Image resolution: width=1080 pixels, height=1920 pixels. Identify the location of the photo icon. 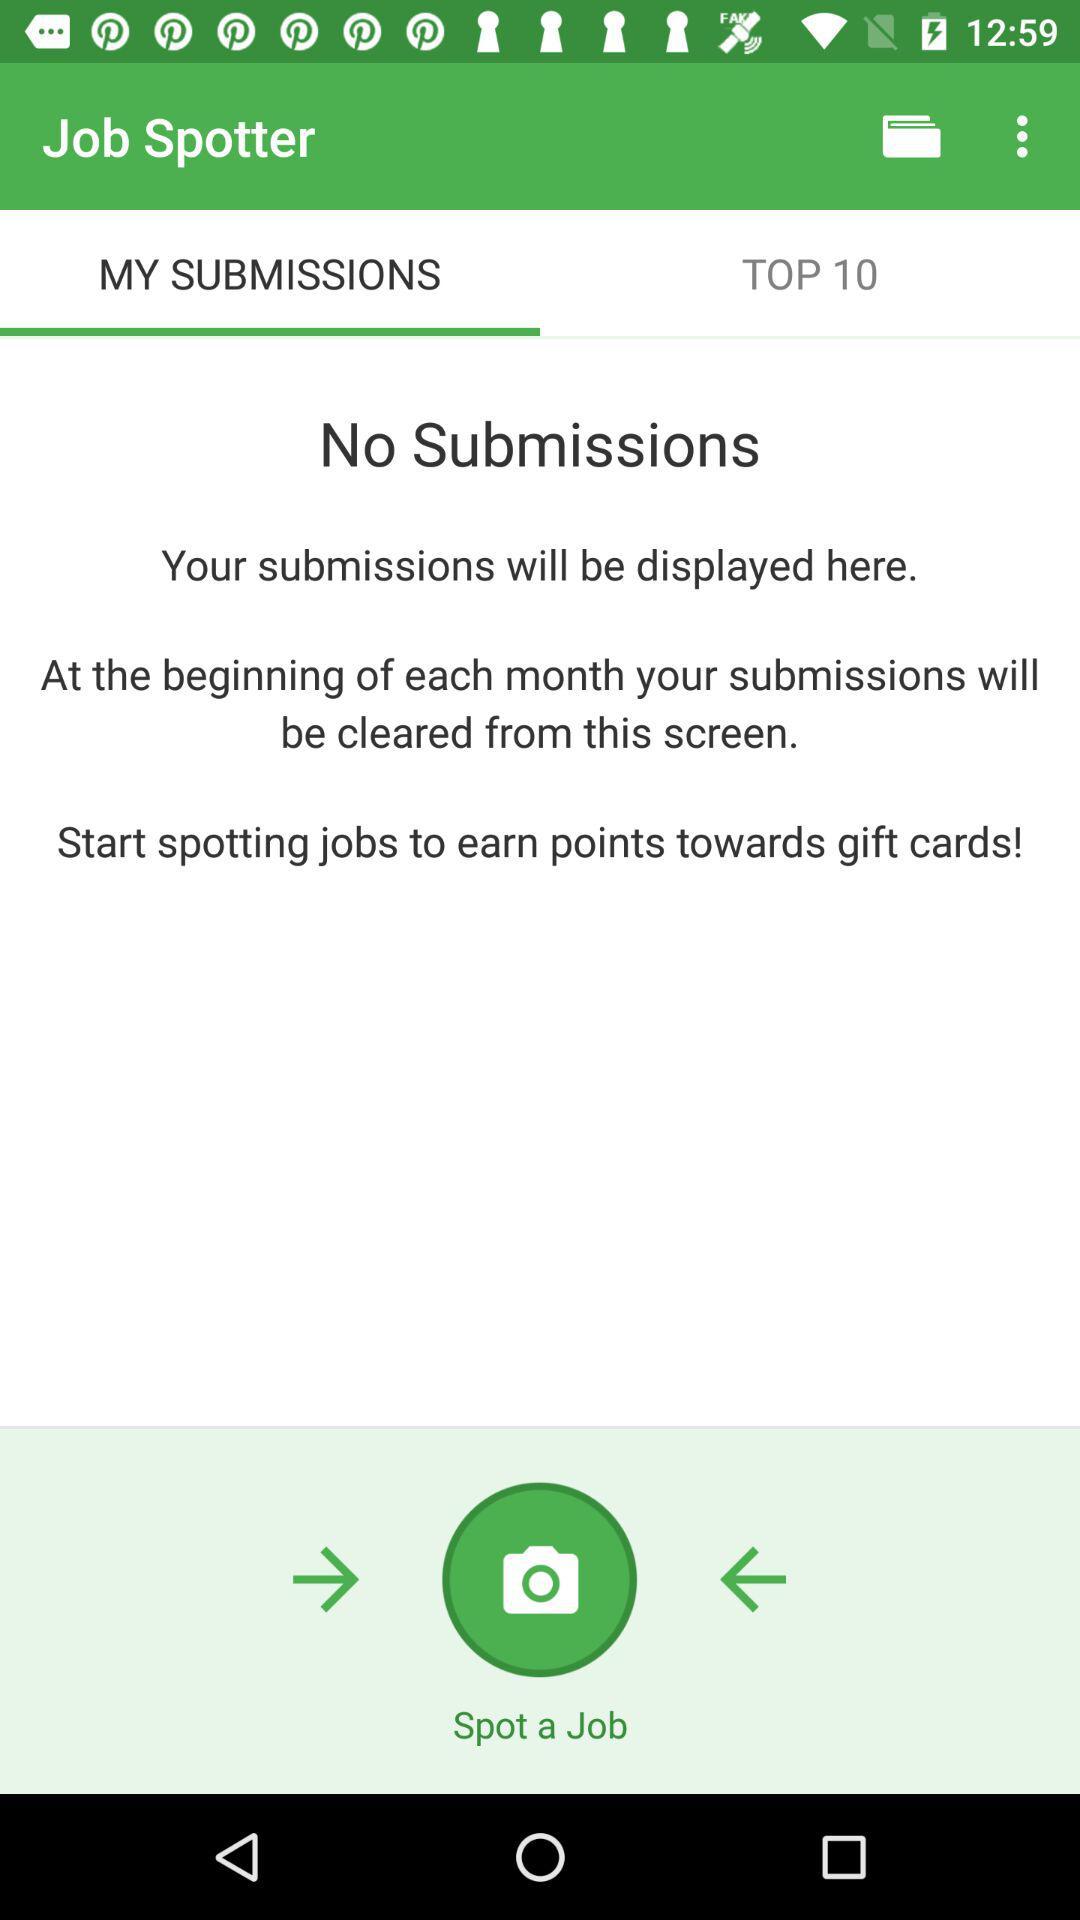
(538, 1578).